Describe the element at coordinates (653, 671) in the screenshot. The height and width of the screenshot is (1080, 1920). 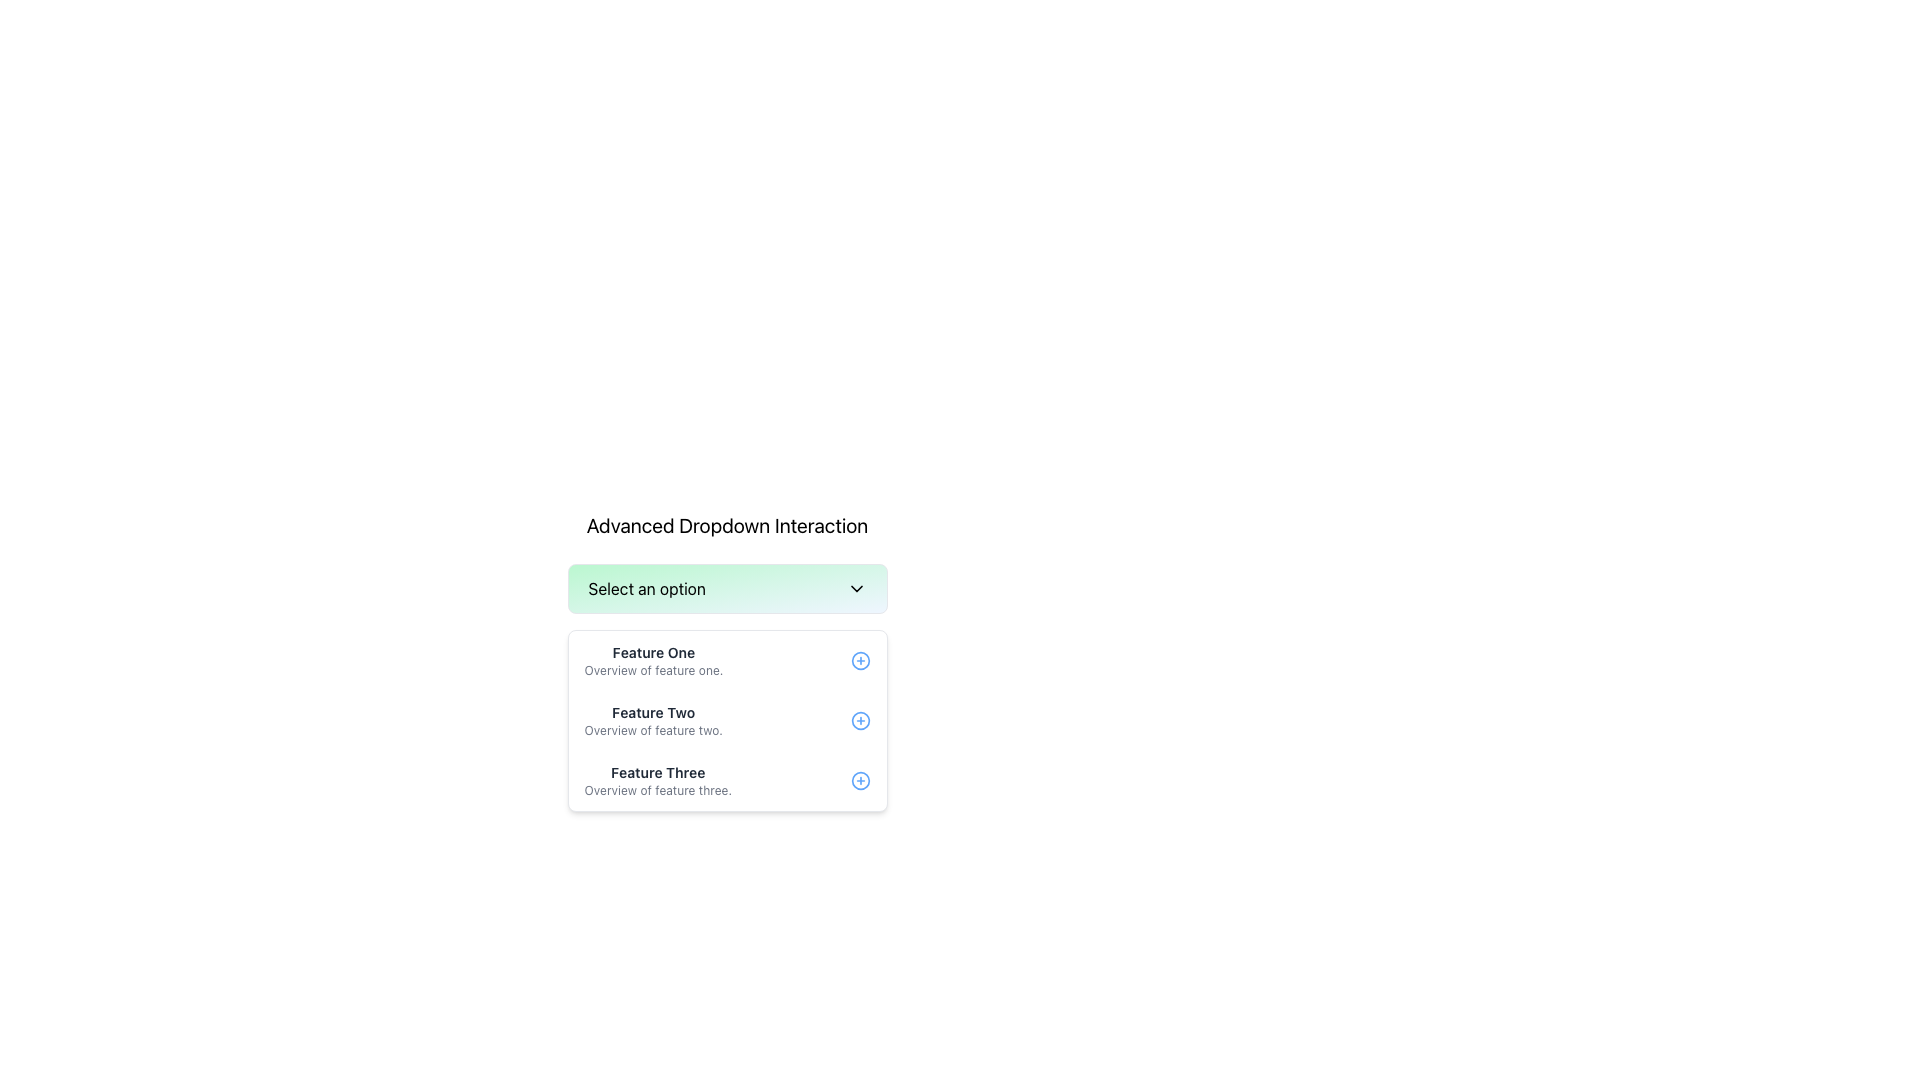
I see `the Text Label that provides a summary related to 'Feature One', located immediately below the title 'Feature One'` at that location.